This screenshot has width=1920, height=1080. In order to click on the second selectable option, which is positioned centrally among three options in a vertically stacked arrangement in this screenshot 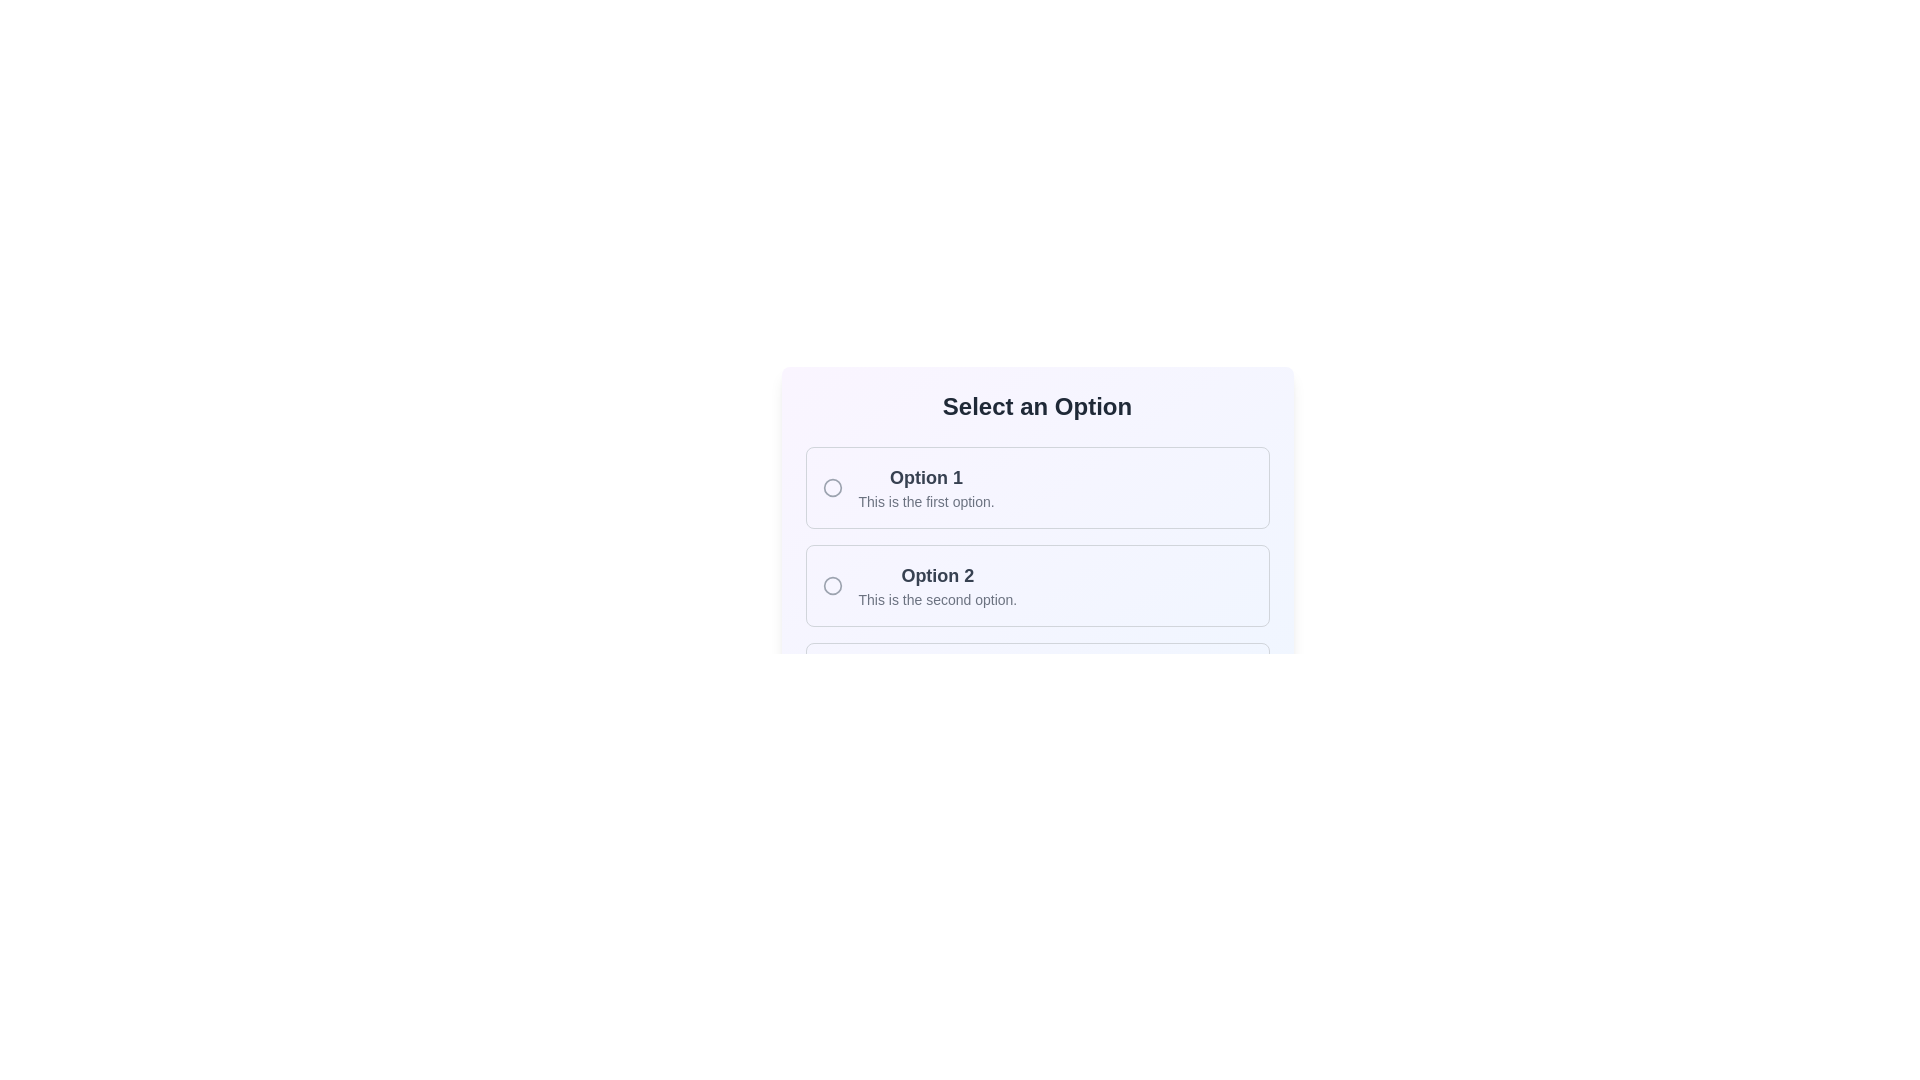, I will do `click(1037, 585)`.